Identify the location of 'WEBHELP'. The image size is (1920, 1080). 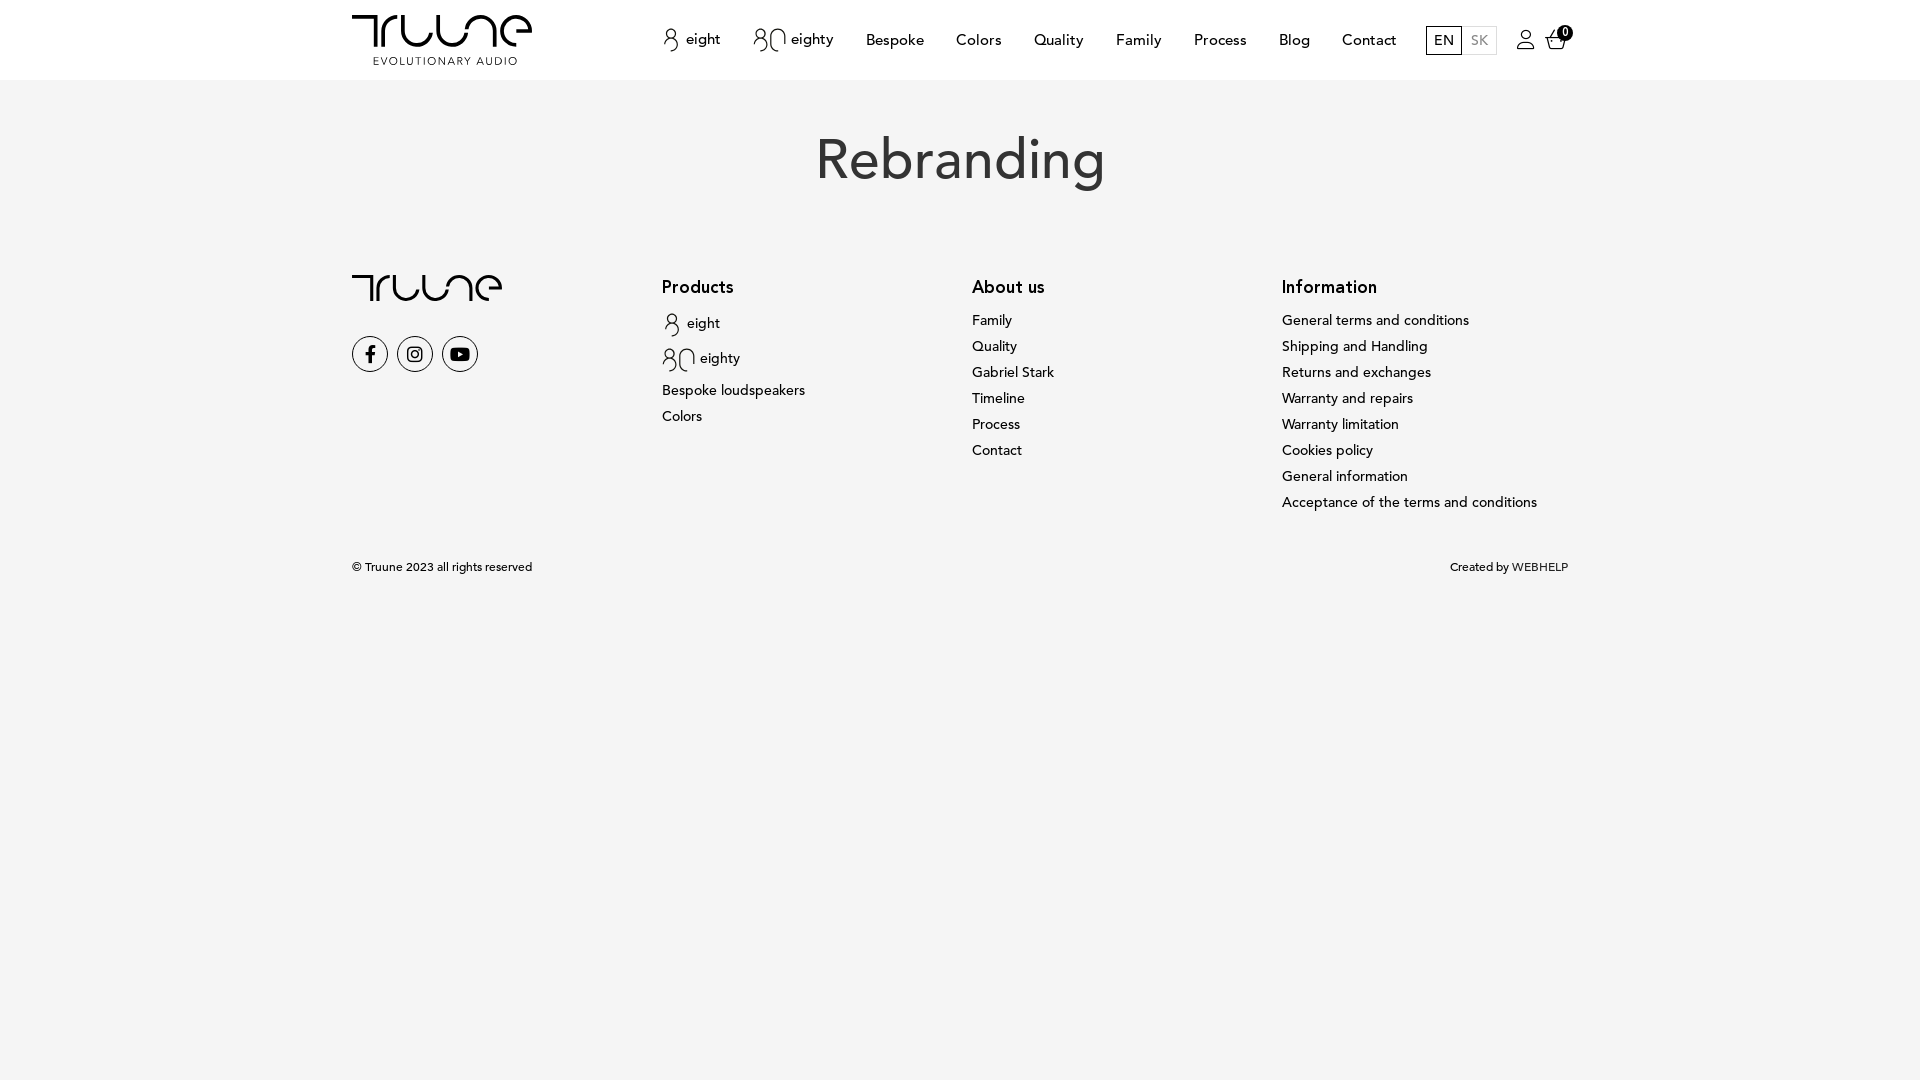
(1539, 567).